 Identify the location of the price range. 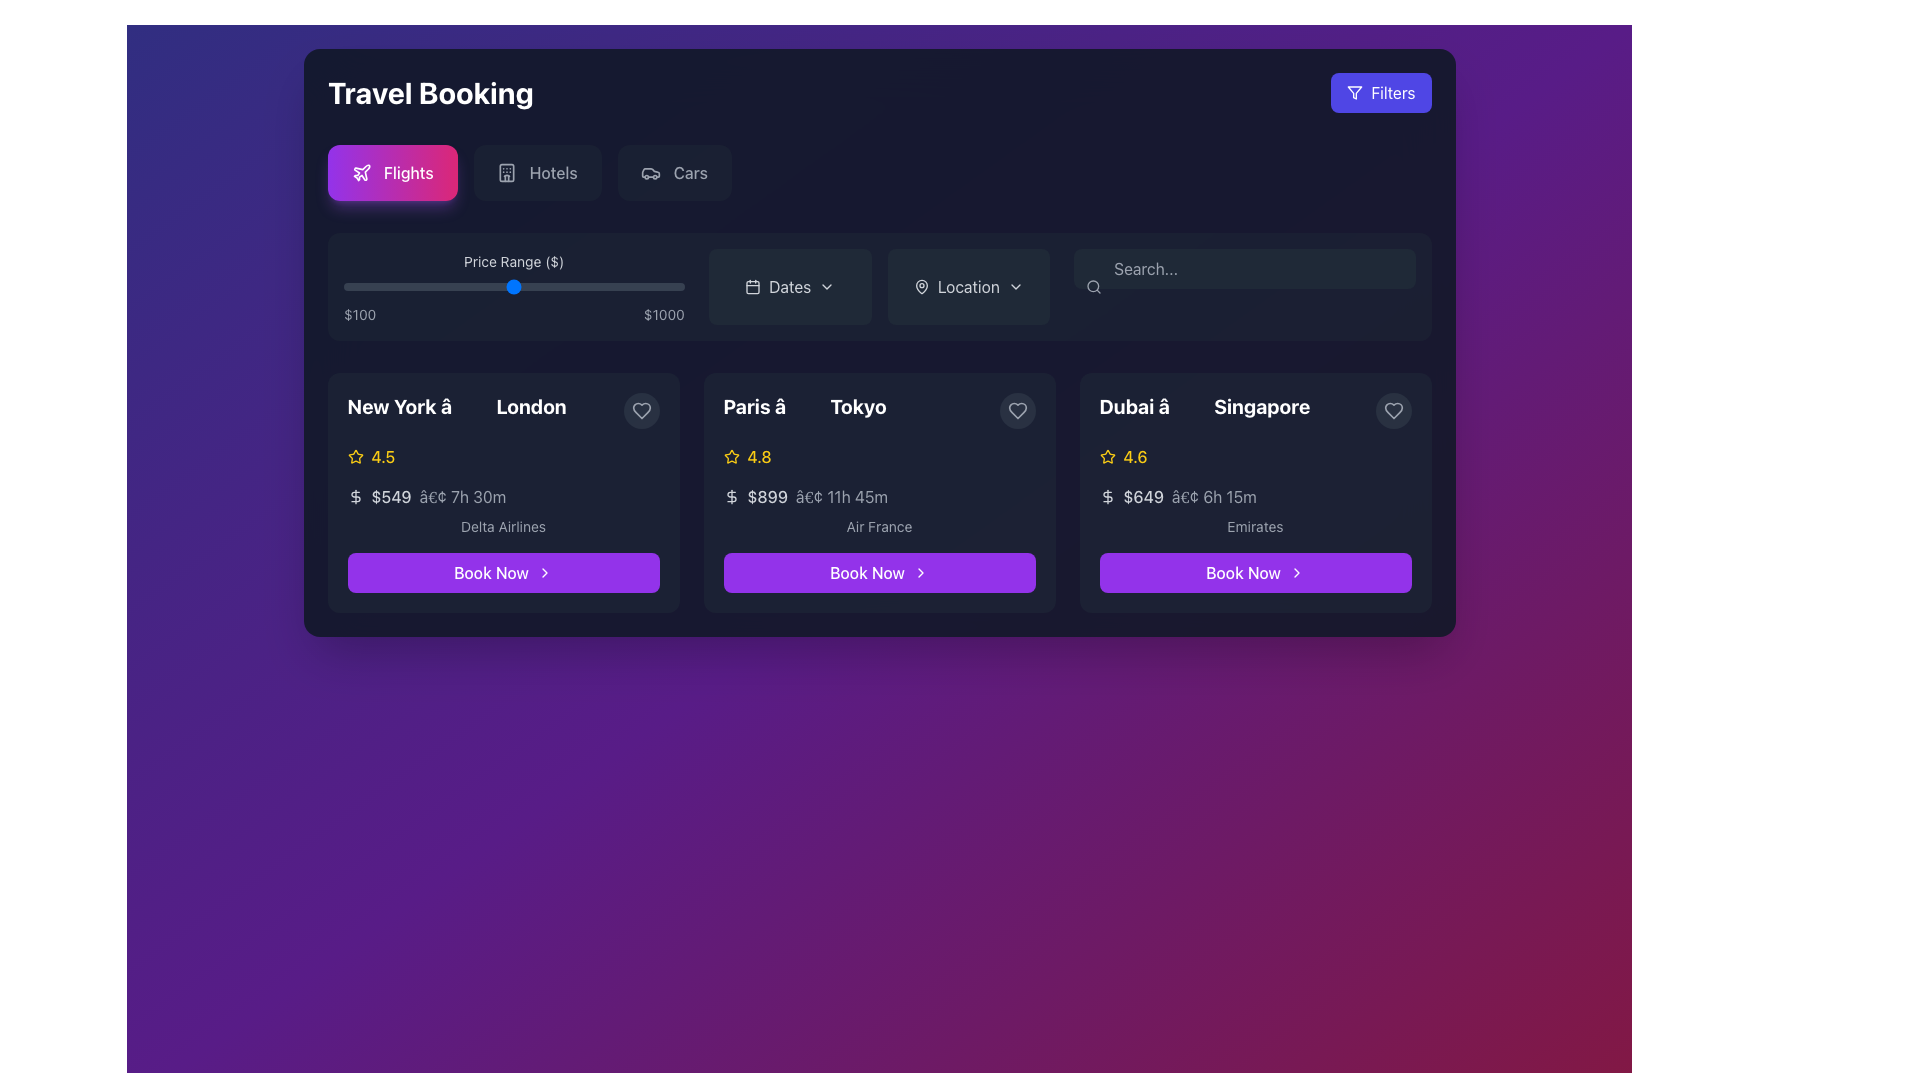
(527, 286).